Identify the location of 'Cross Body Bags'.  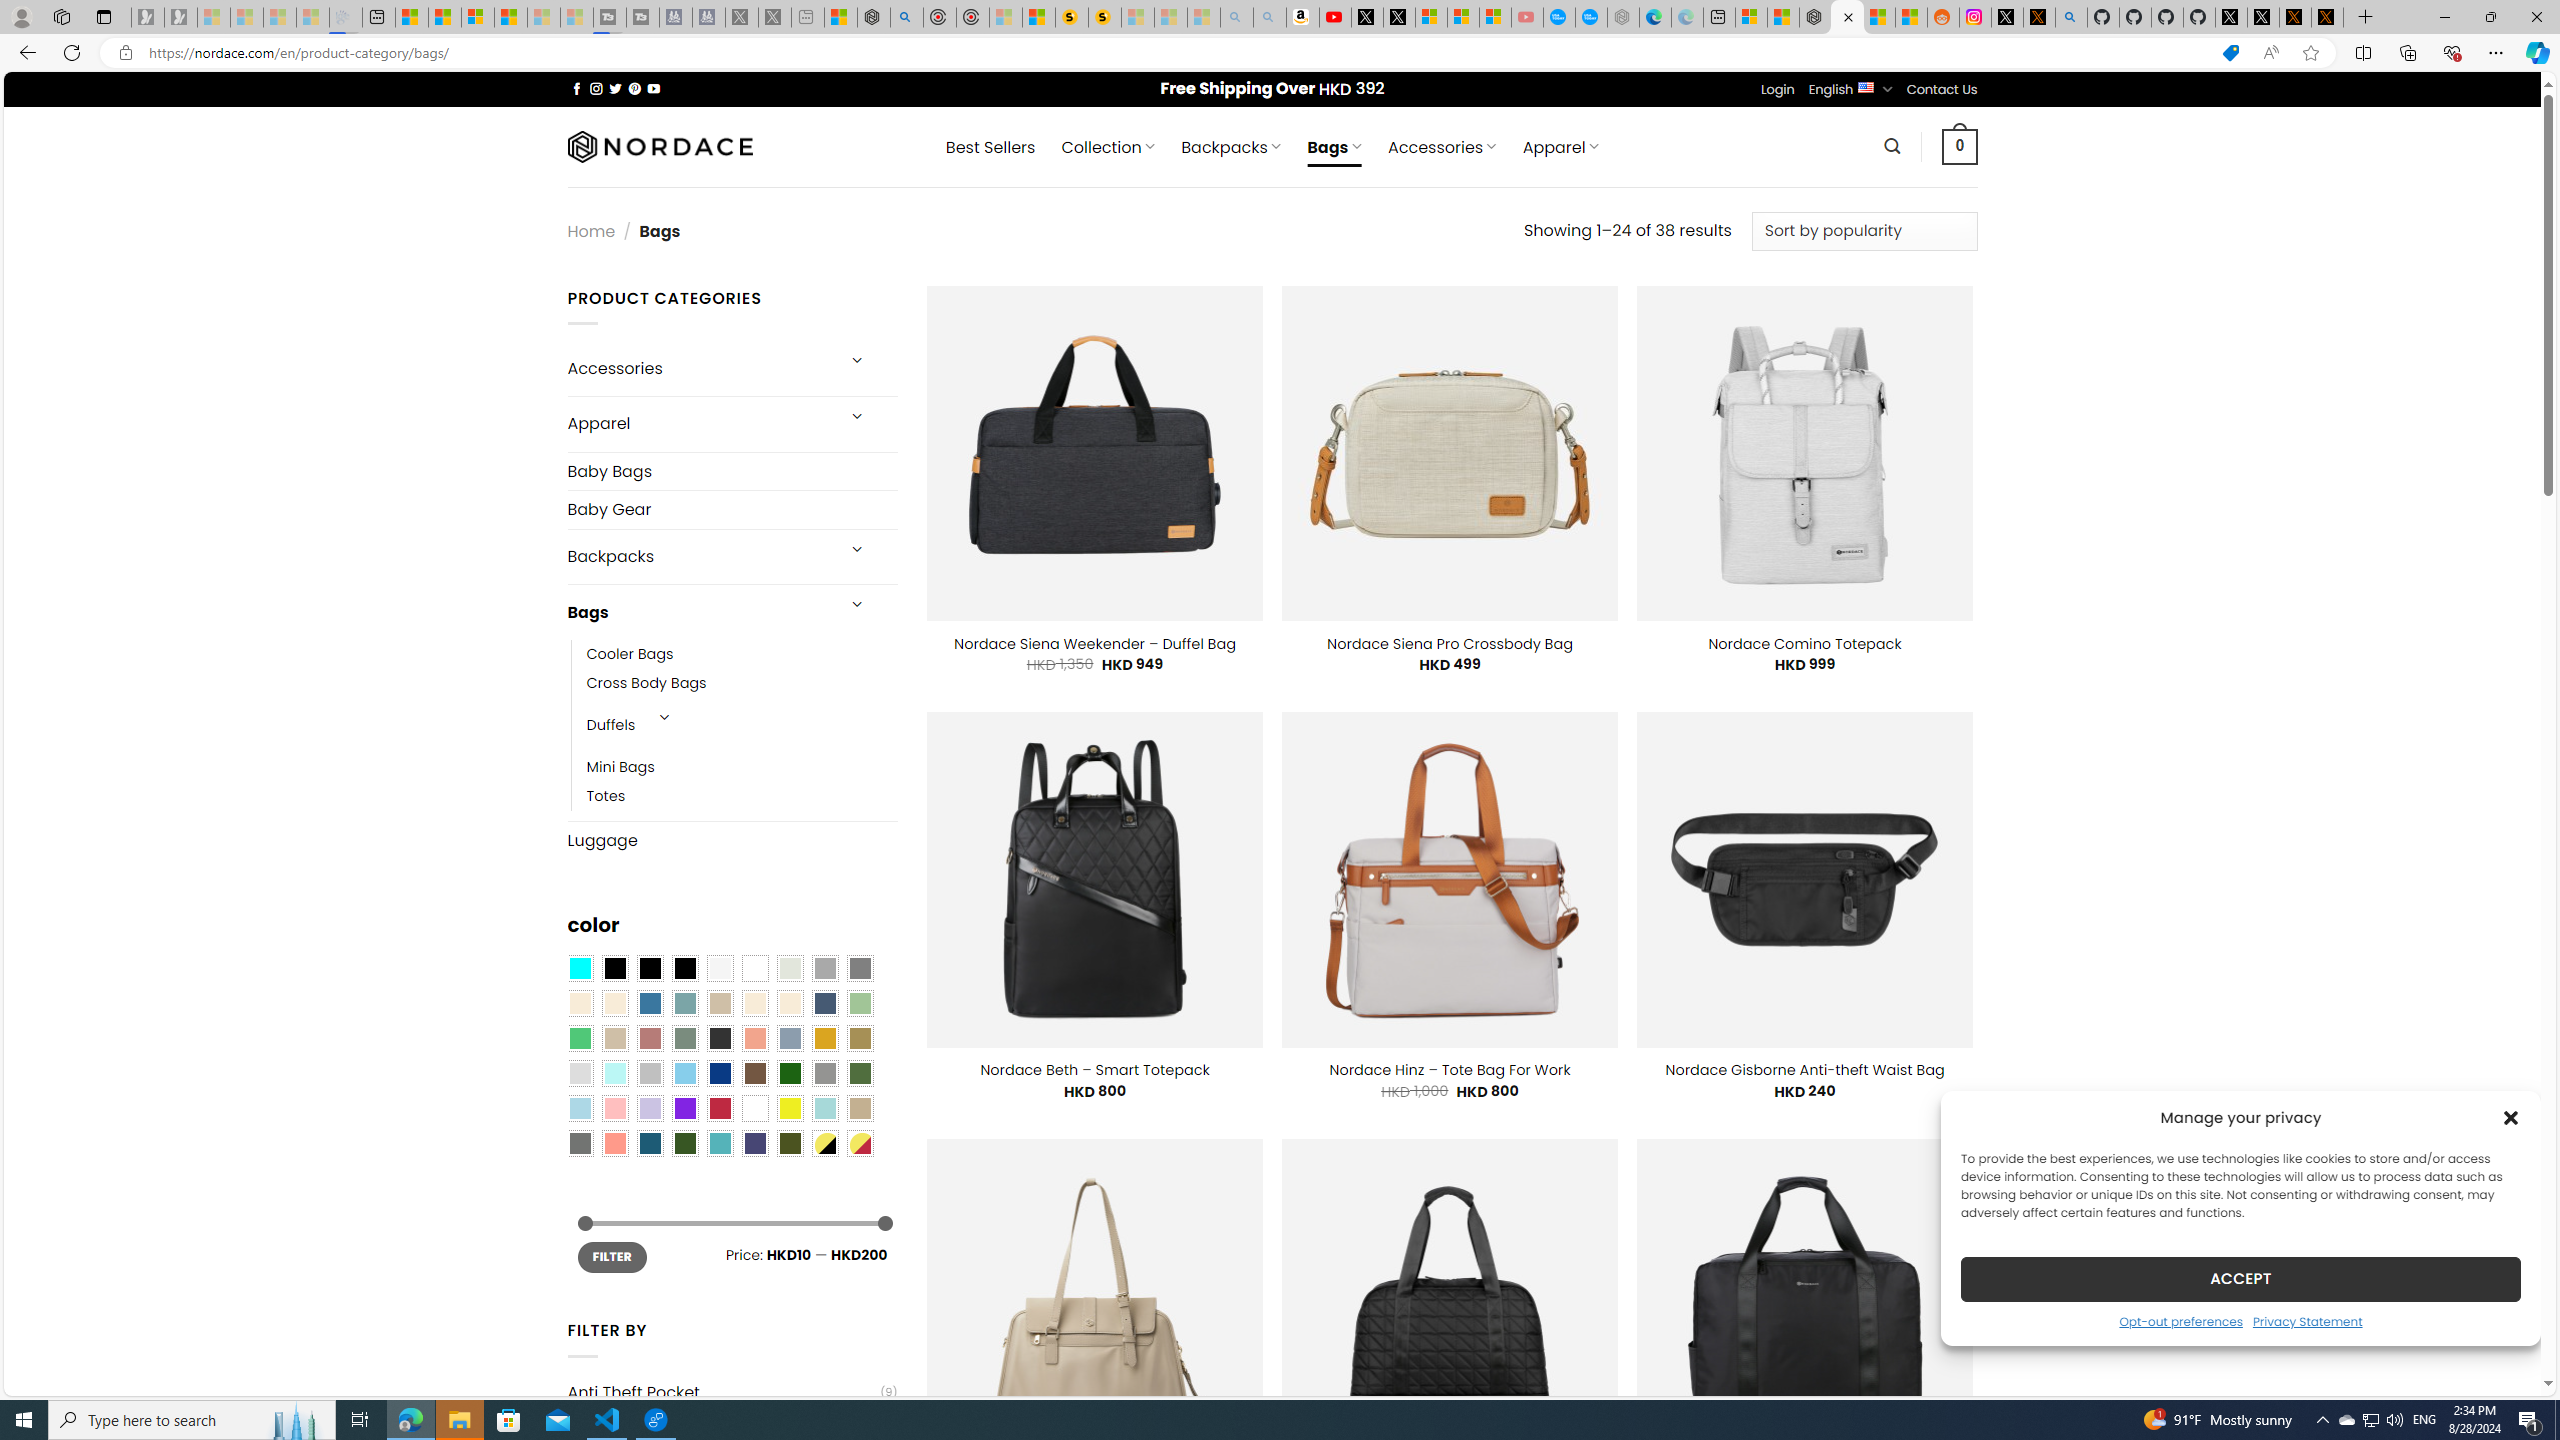
(645, 683).